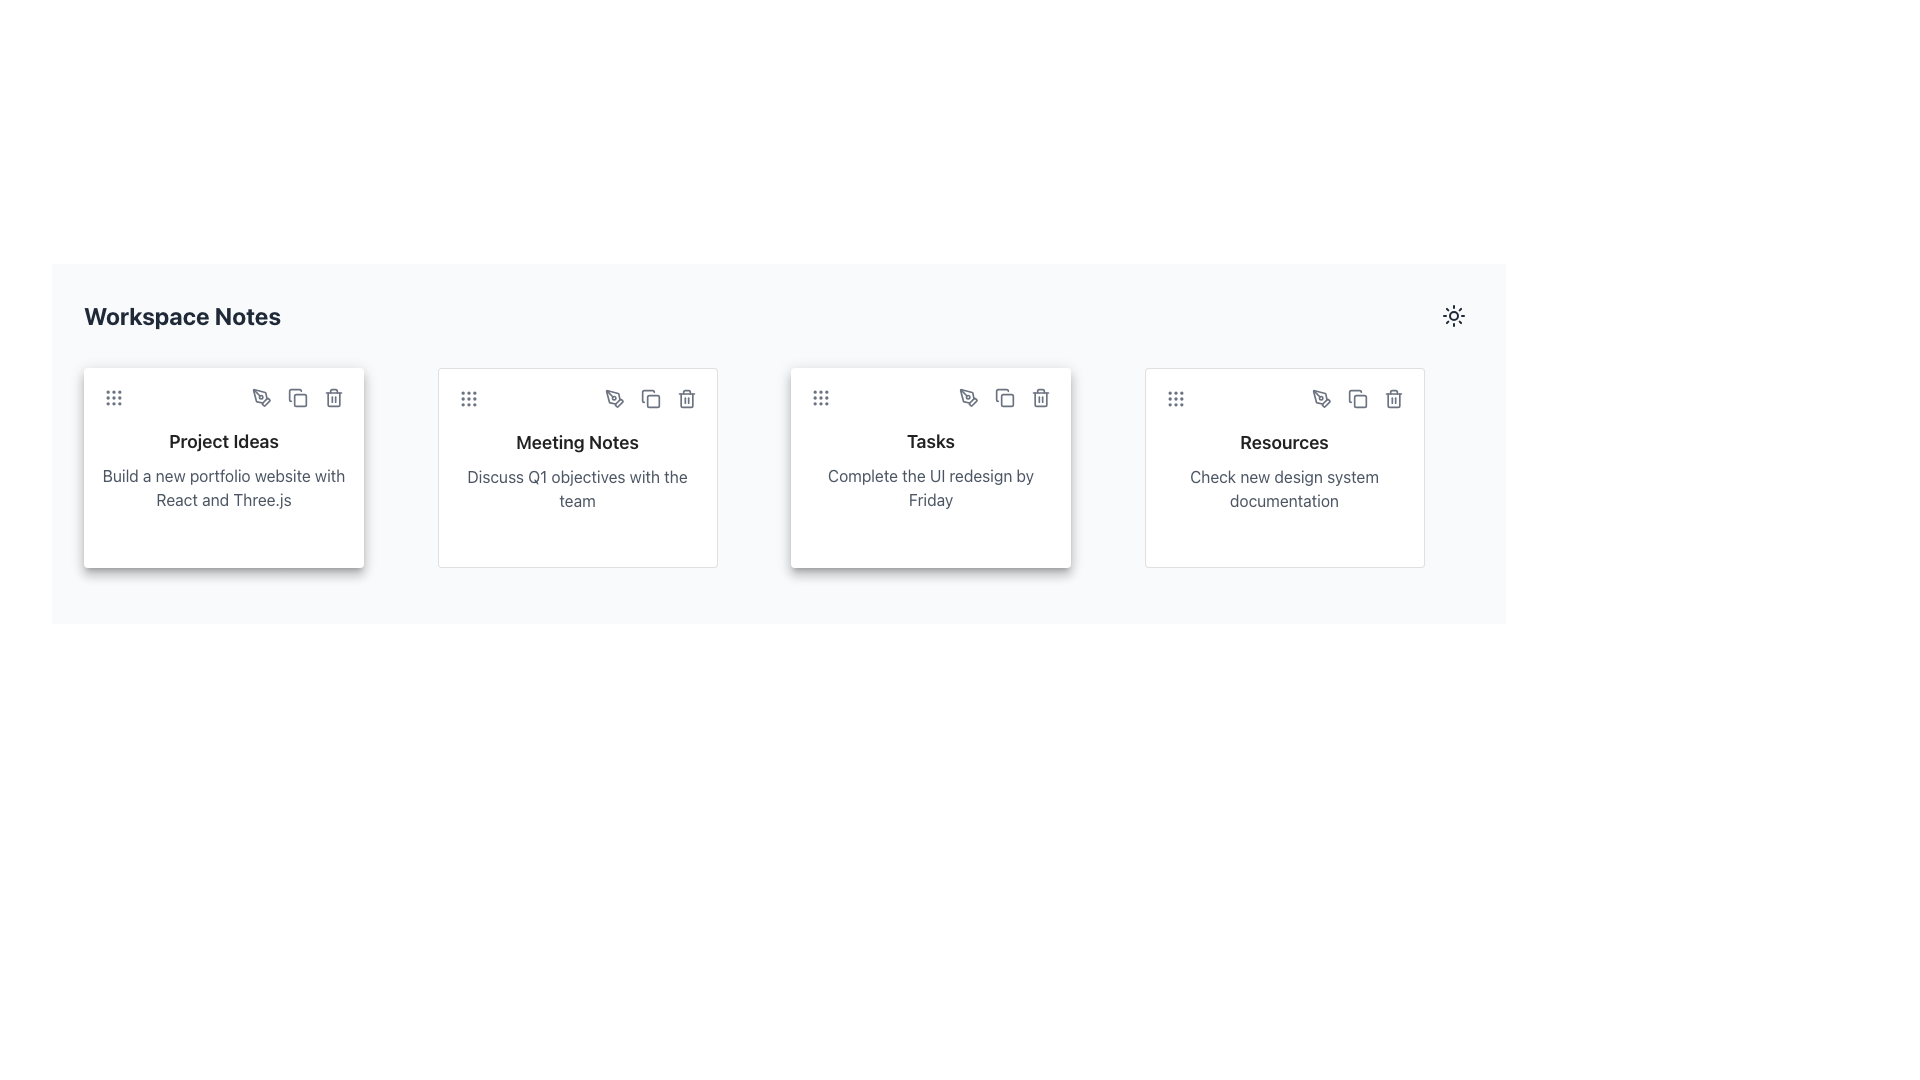  Describe the element at coordinates (1175, 398) in the screenshot. I see `the gray drag handle icon, which is a 3x3 grid of small circles located at the top-left corner of the 'Resources' card` at that location.